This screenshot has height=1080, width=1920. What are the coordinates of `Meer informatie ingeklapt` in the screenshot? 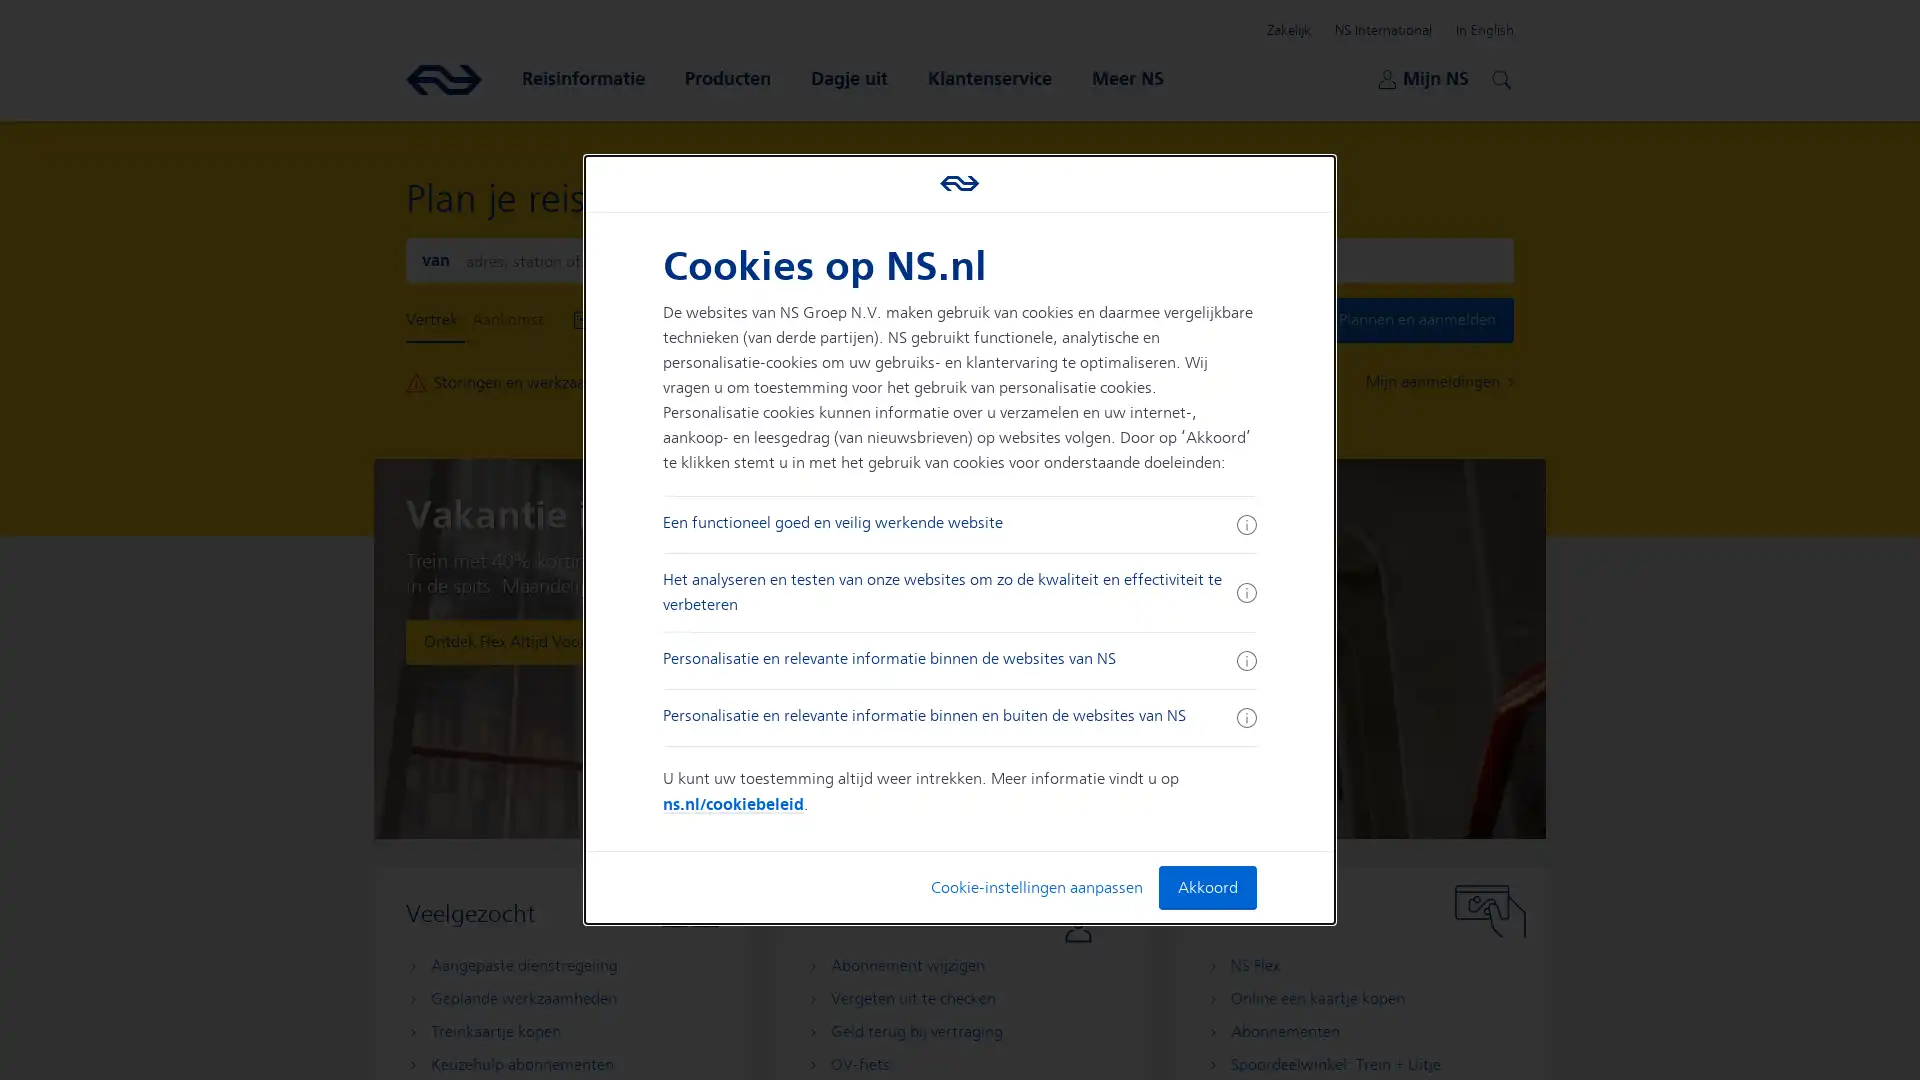 It's located at (1245, 660).